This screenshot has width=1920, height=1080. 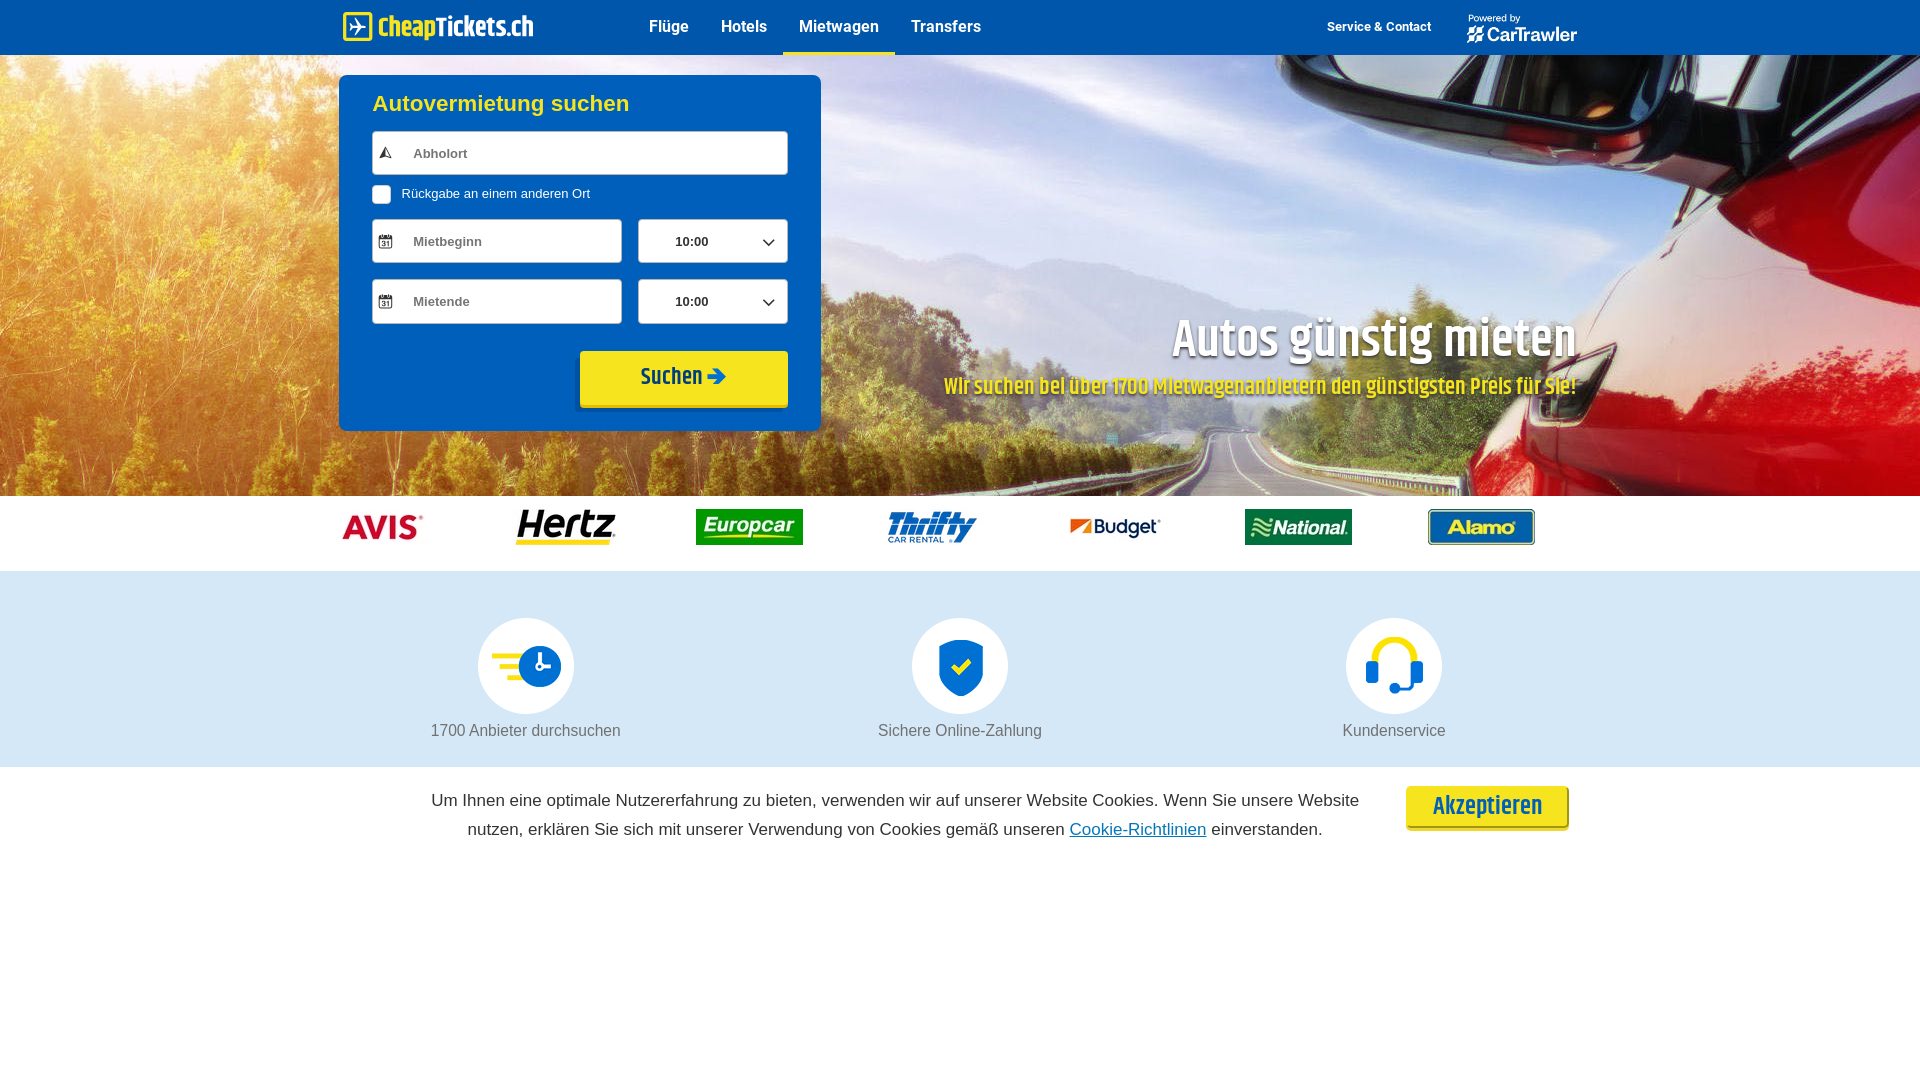 What do you see at coordinates (683, 378) in the screenshot?
I see `'Suchen'` at bounding box center [683, 378].